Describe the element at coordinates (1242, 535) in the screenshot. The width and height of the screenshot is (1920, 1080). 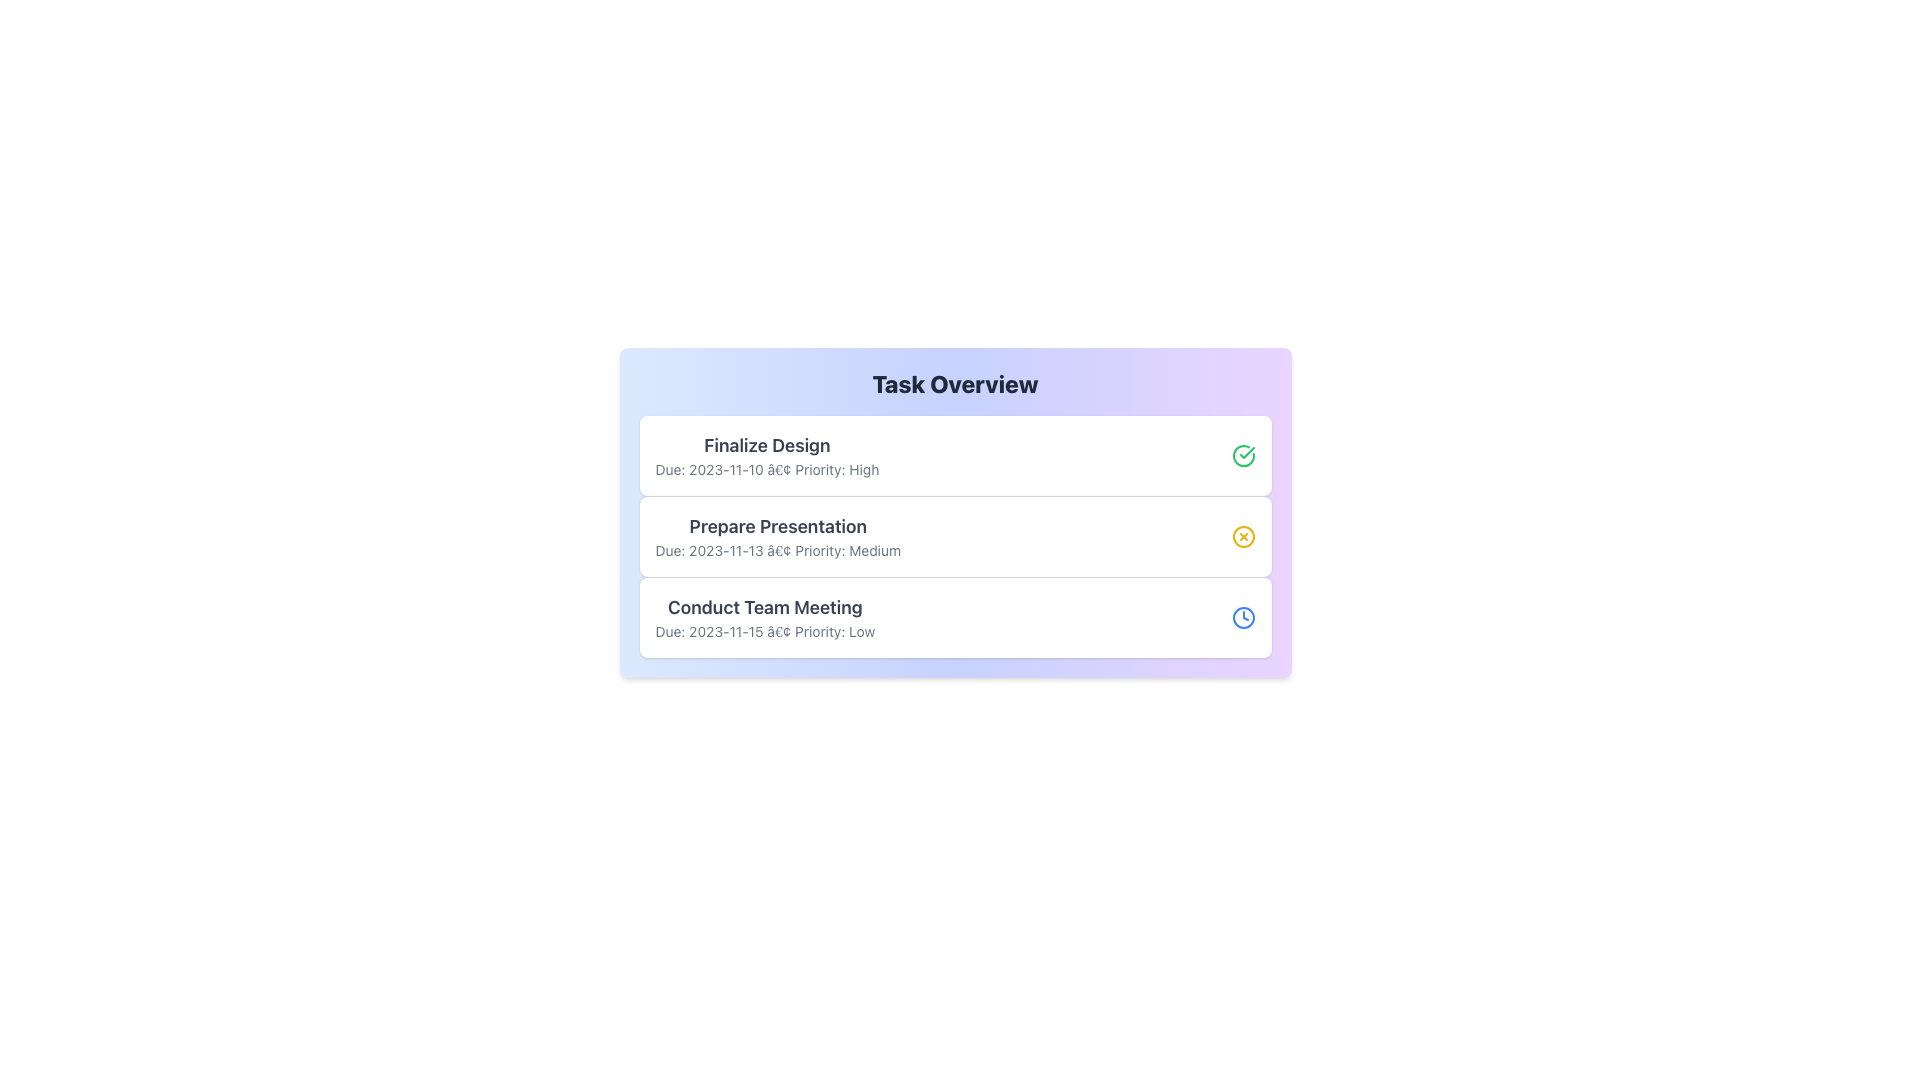
I see `the action indicator icon located at the far-right side of the 'Prepare Presentation' task card` at that location.